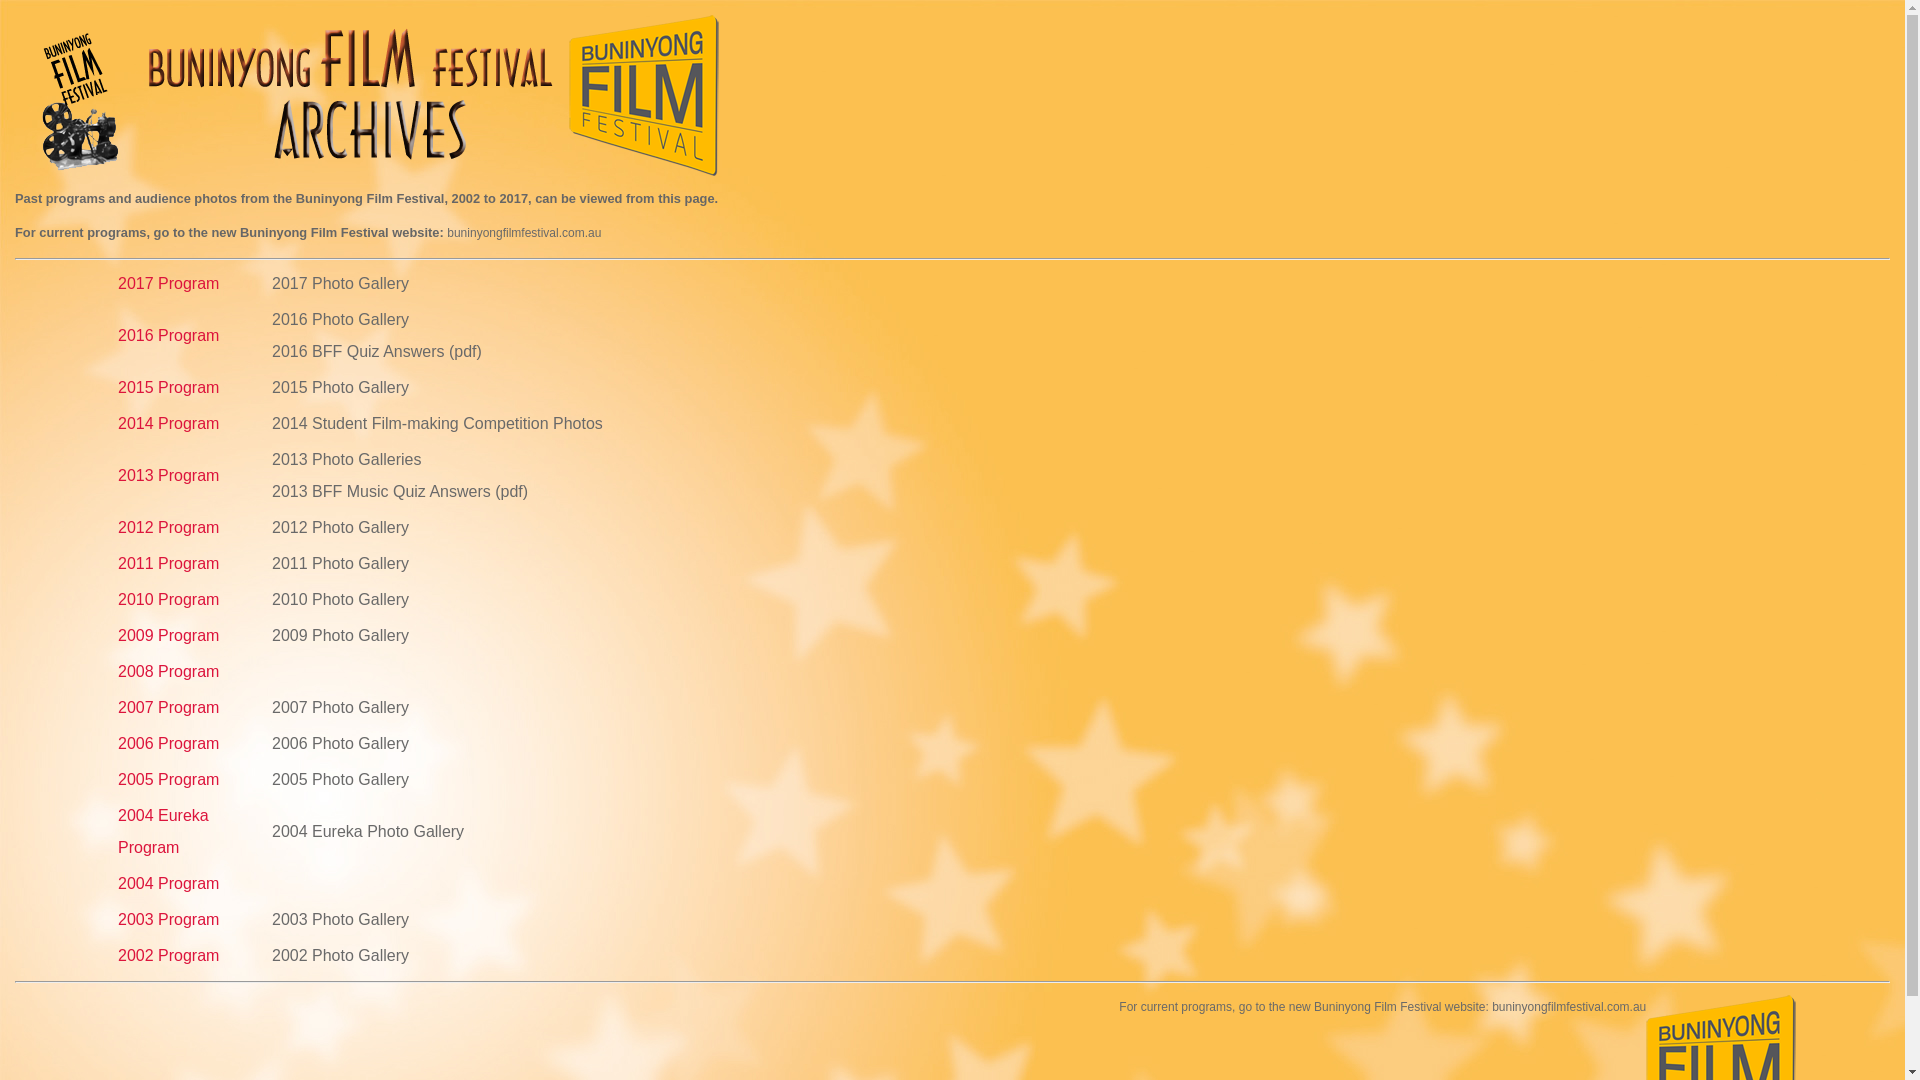 This screenshot has height=1080, width=1920. I want to click on '2005 Photo Gallery', so click(340, 778).